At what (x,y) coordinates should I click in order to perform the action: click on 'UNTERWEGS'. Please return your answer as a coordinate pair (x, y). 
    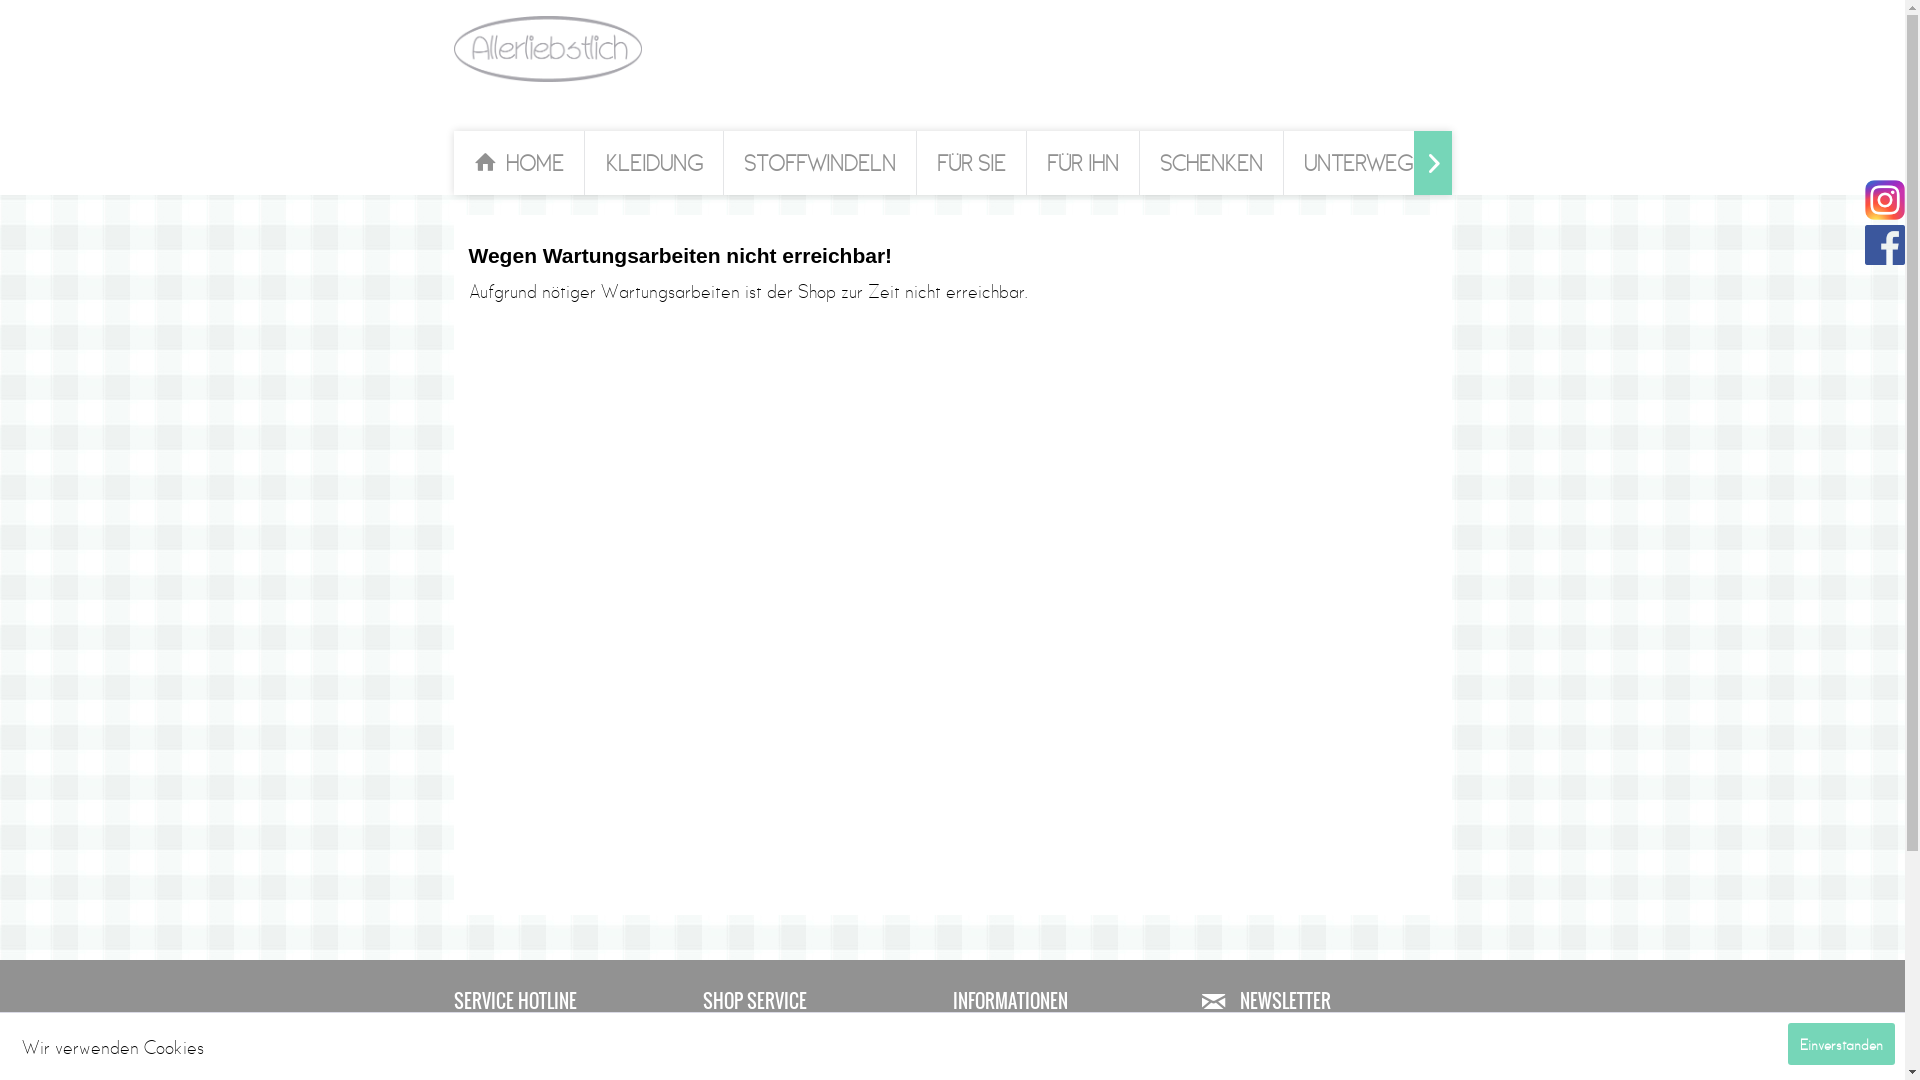
    Looking at the image, I should click on (1363, 161).